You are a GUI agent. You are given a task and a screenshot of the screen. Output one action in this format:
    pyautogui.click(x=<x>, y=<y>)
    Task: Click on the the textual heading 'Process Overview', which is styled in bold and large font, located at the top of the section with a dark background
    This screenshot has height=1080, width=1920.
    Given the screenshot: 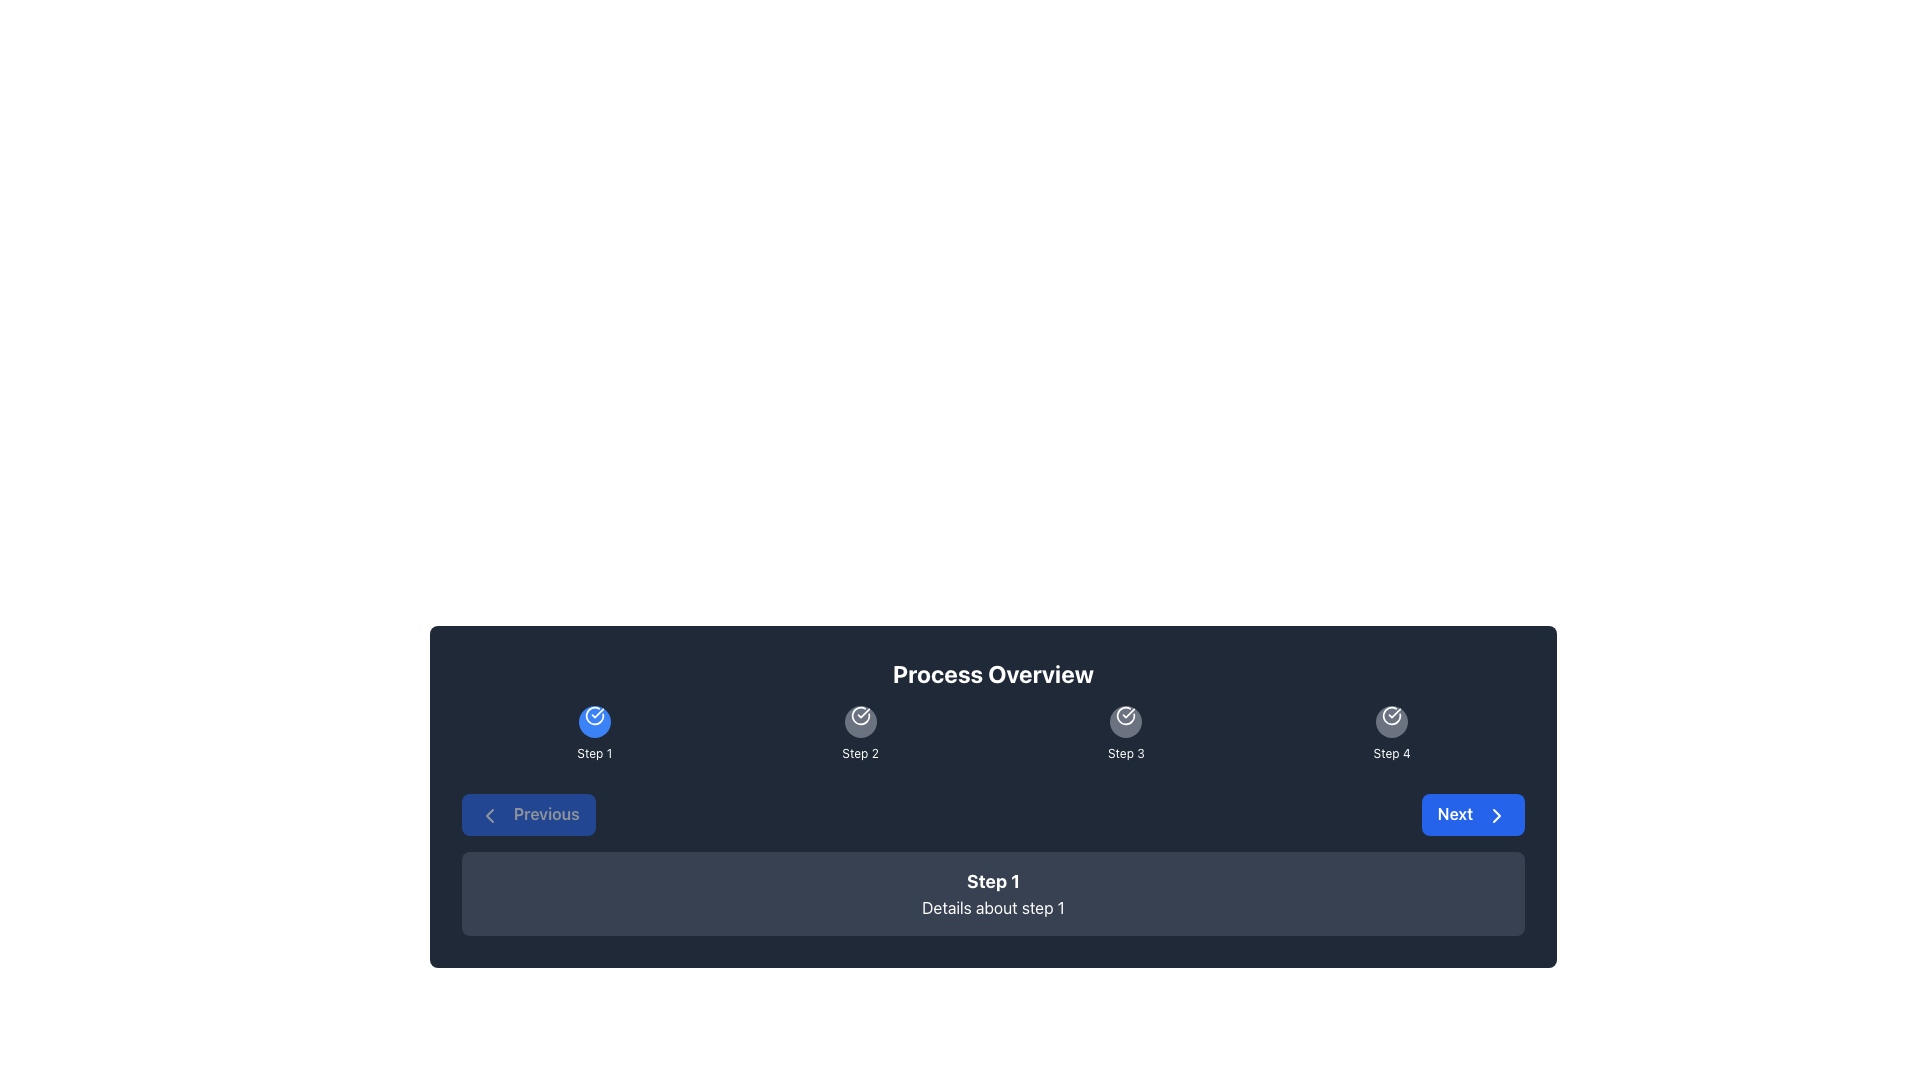 What is the action you would take?
    pyautogui.click(x=993, y=674)
    